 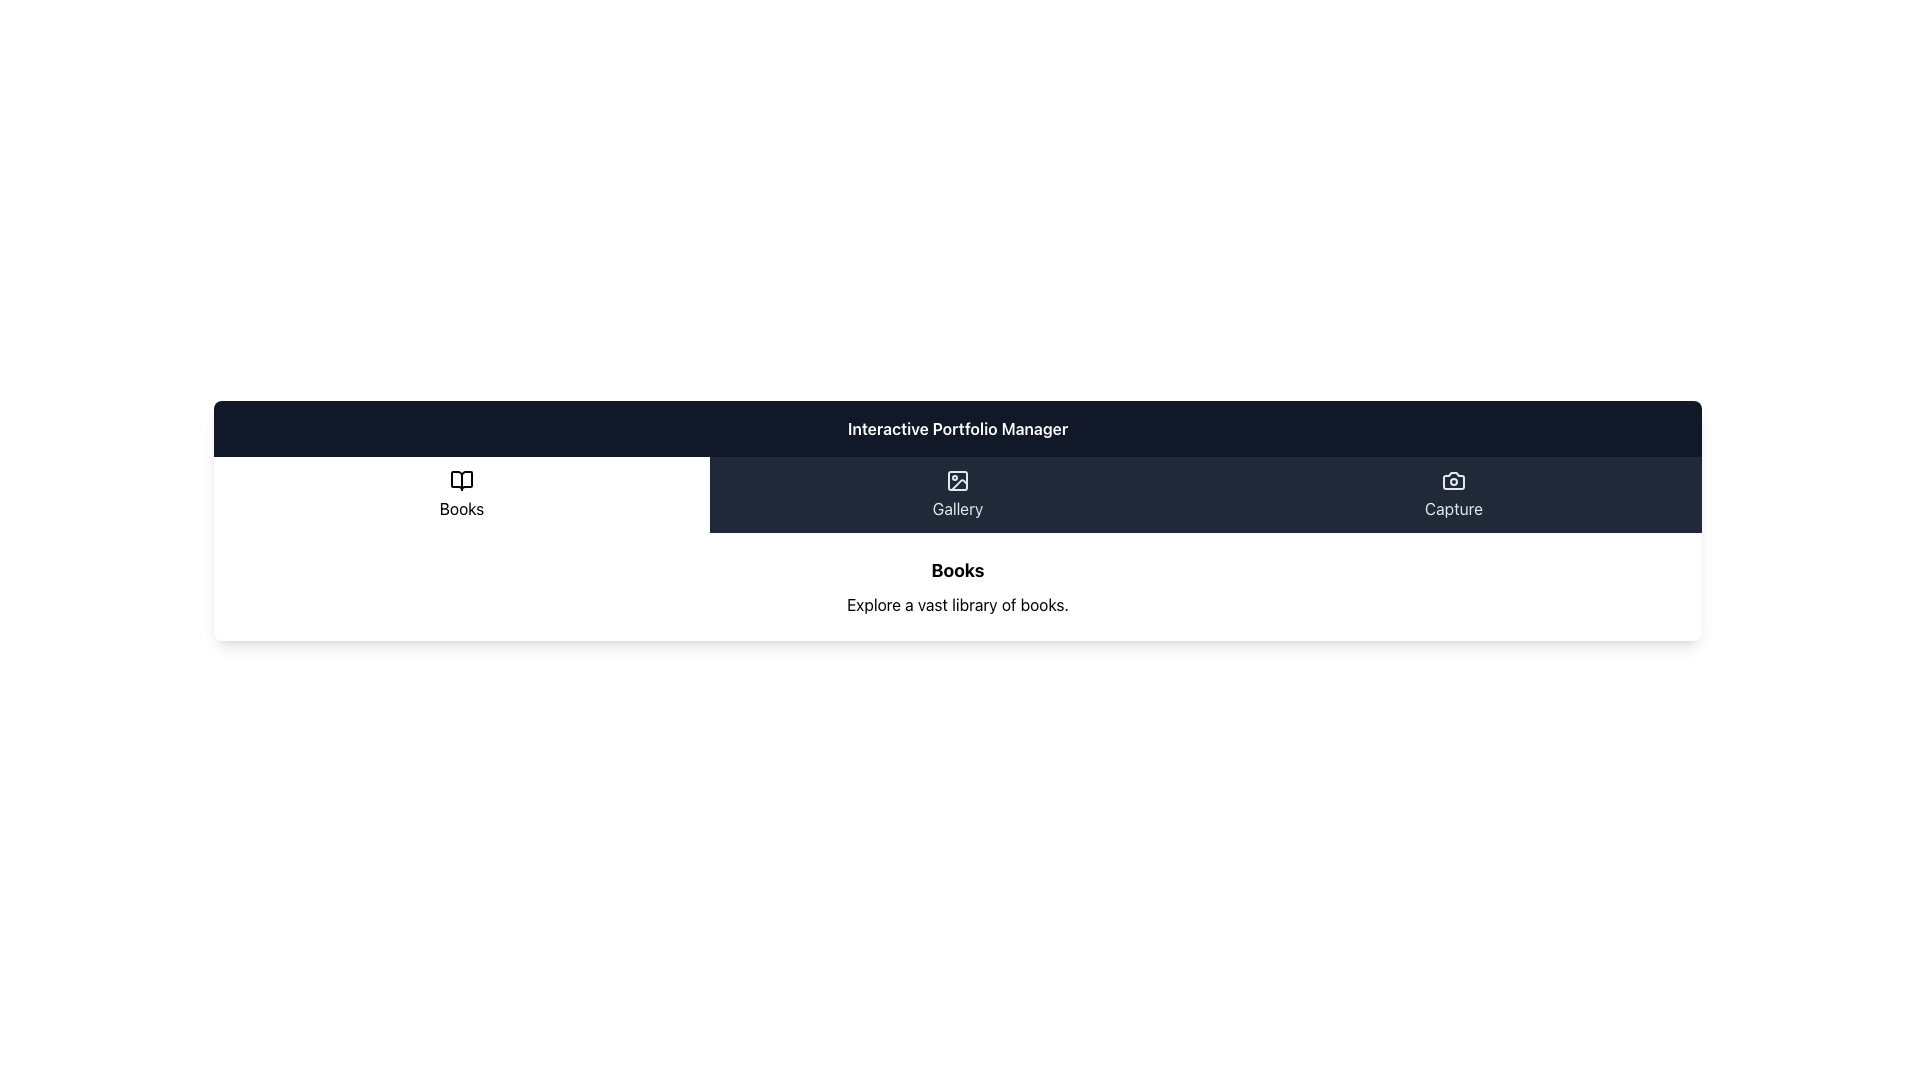 I want to click on the open book icon located in the top-left section of the navigation bar, which visually represents the 'Books' section, so click(x=460, y=481).